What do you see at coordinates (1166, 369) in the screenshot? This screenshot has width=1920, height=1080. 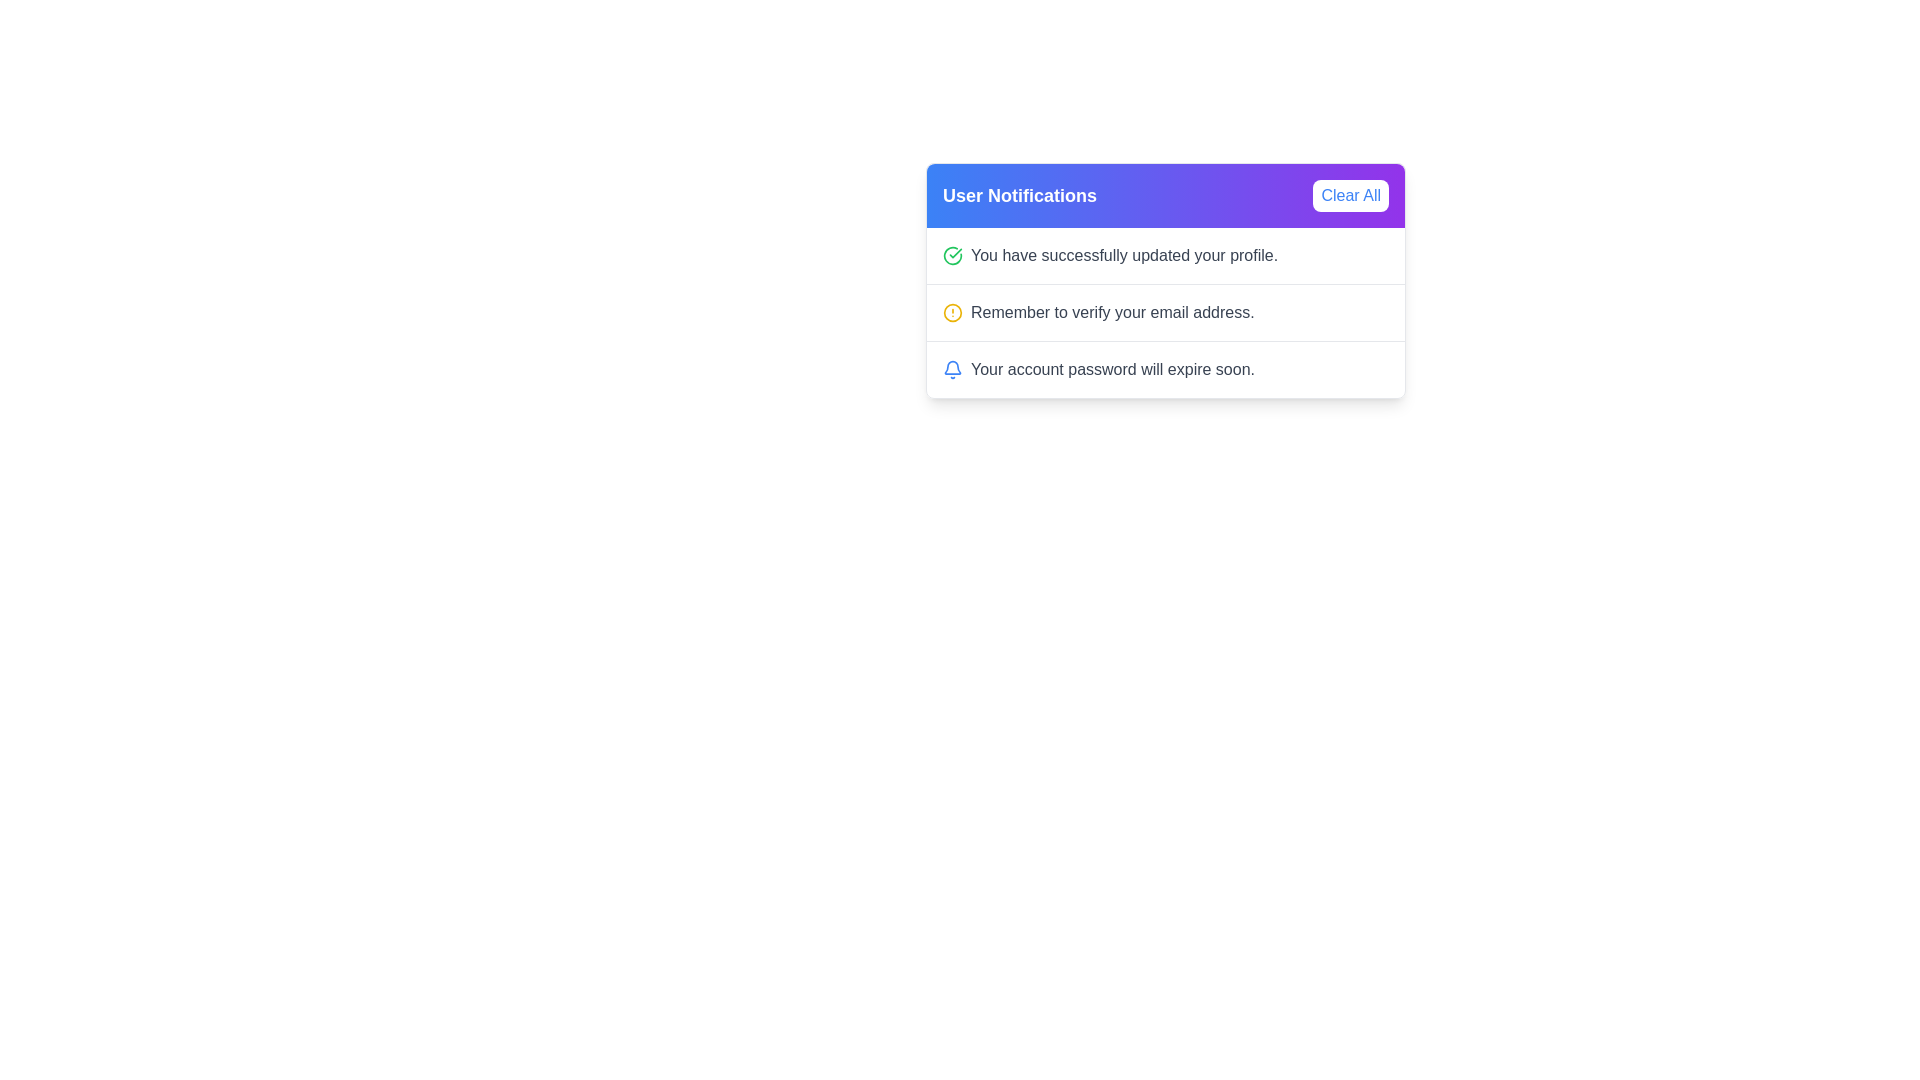 I see `the notification message containing the blue bell icon and the text 'Your account password will expire soon.' which is the third item in the User Notifications list` at bounding box center [1166, 369].